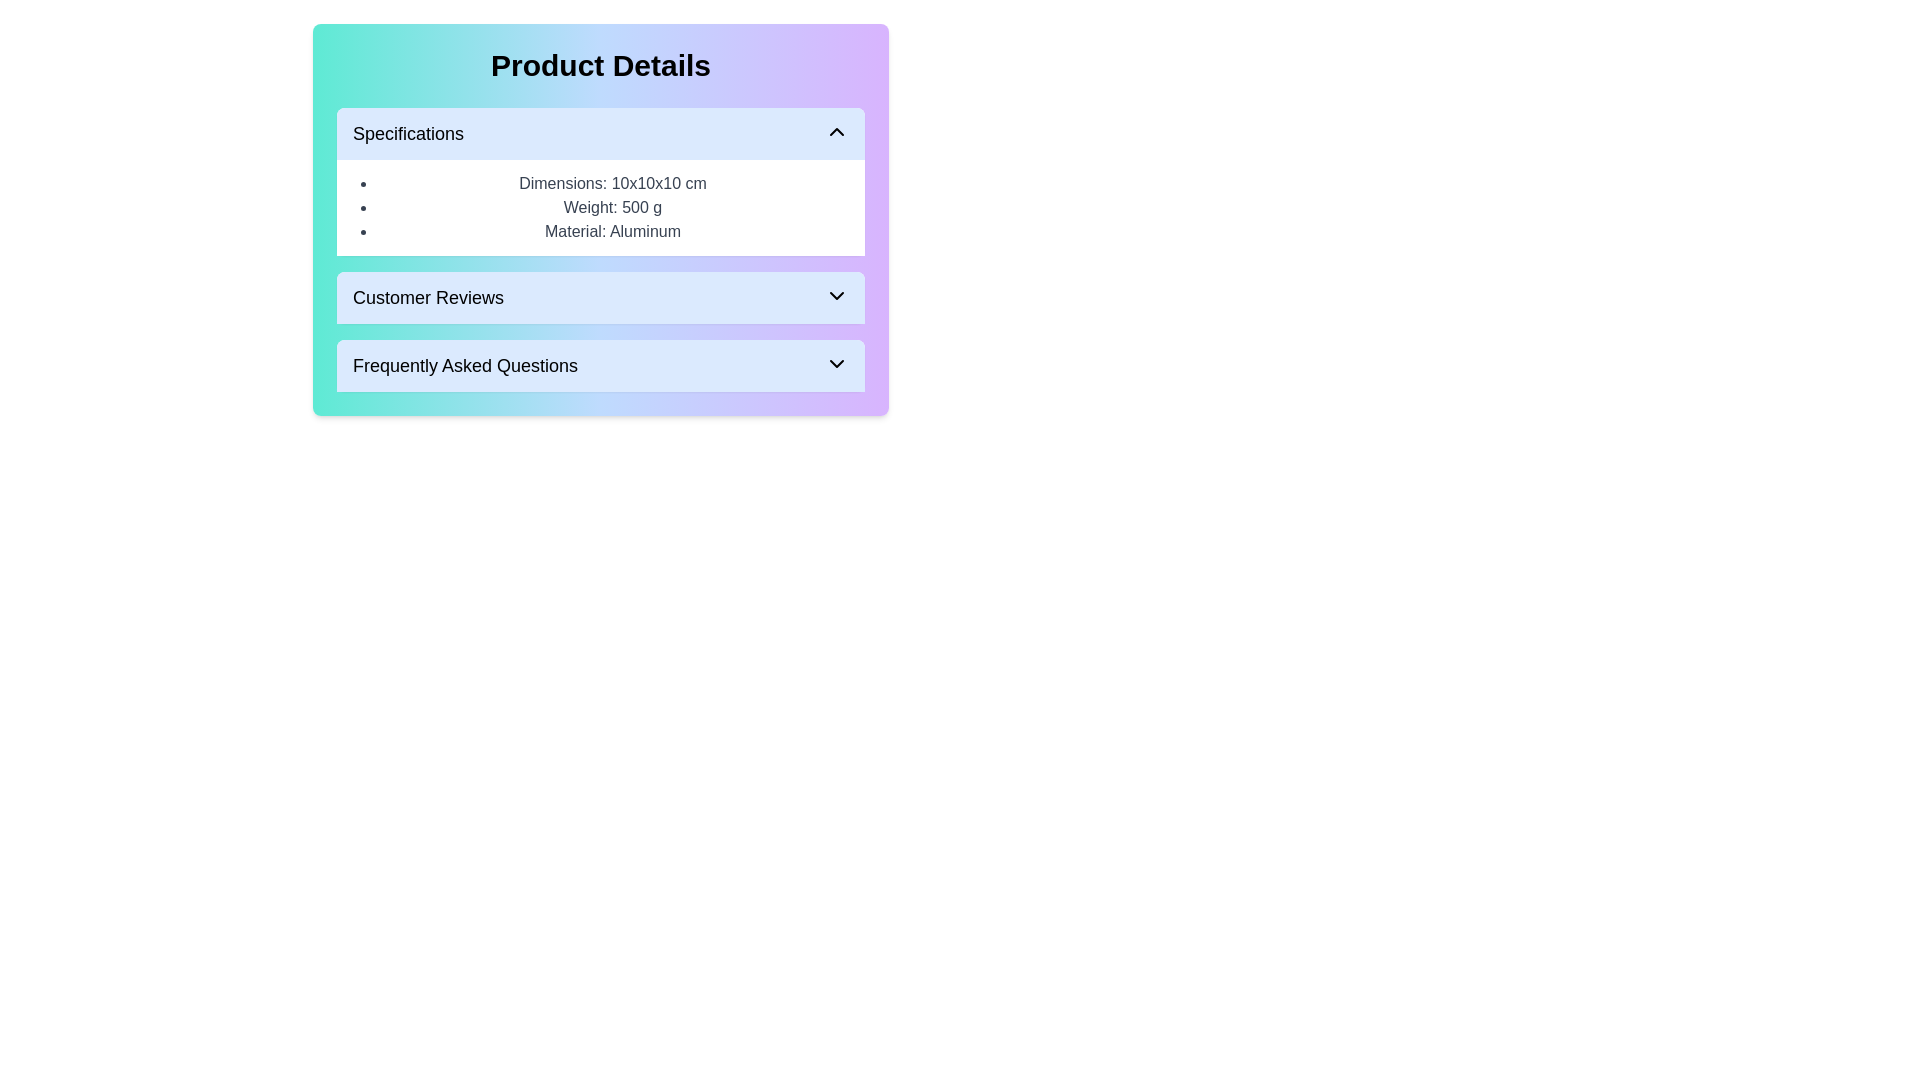 The width and height of the screenshot is (1920, 1080). I want to click on the chevron icon located at the far right of the 'Frequently Asked Questions' section header, so click(836, 363).